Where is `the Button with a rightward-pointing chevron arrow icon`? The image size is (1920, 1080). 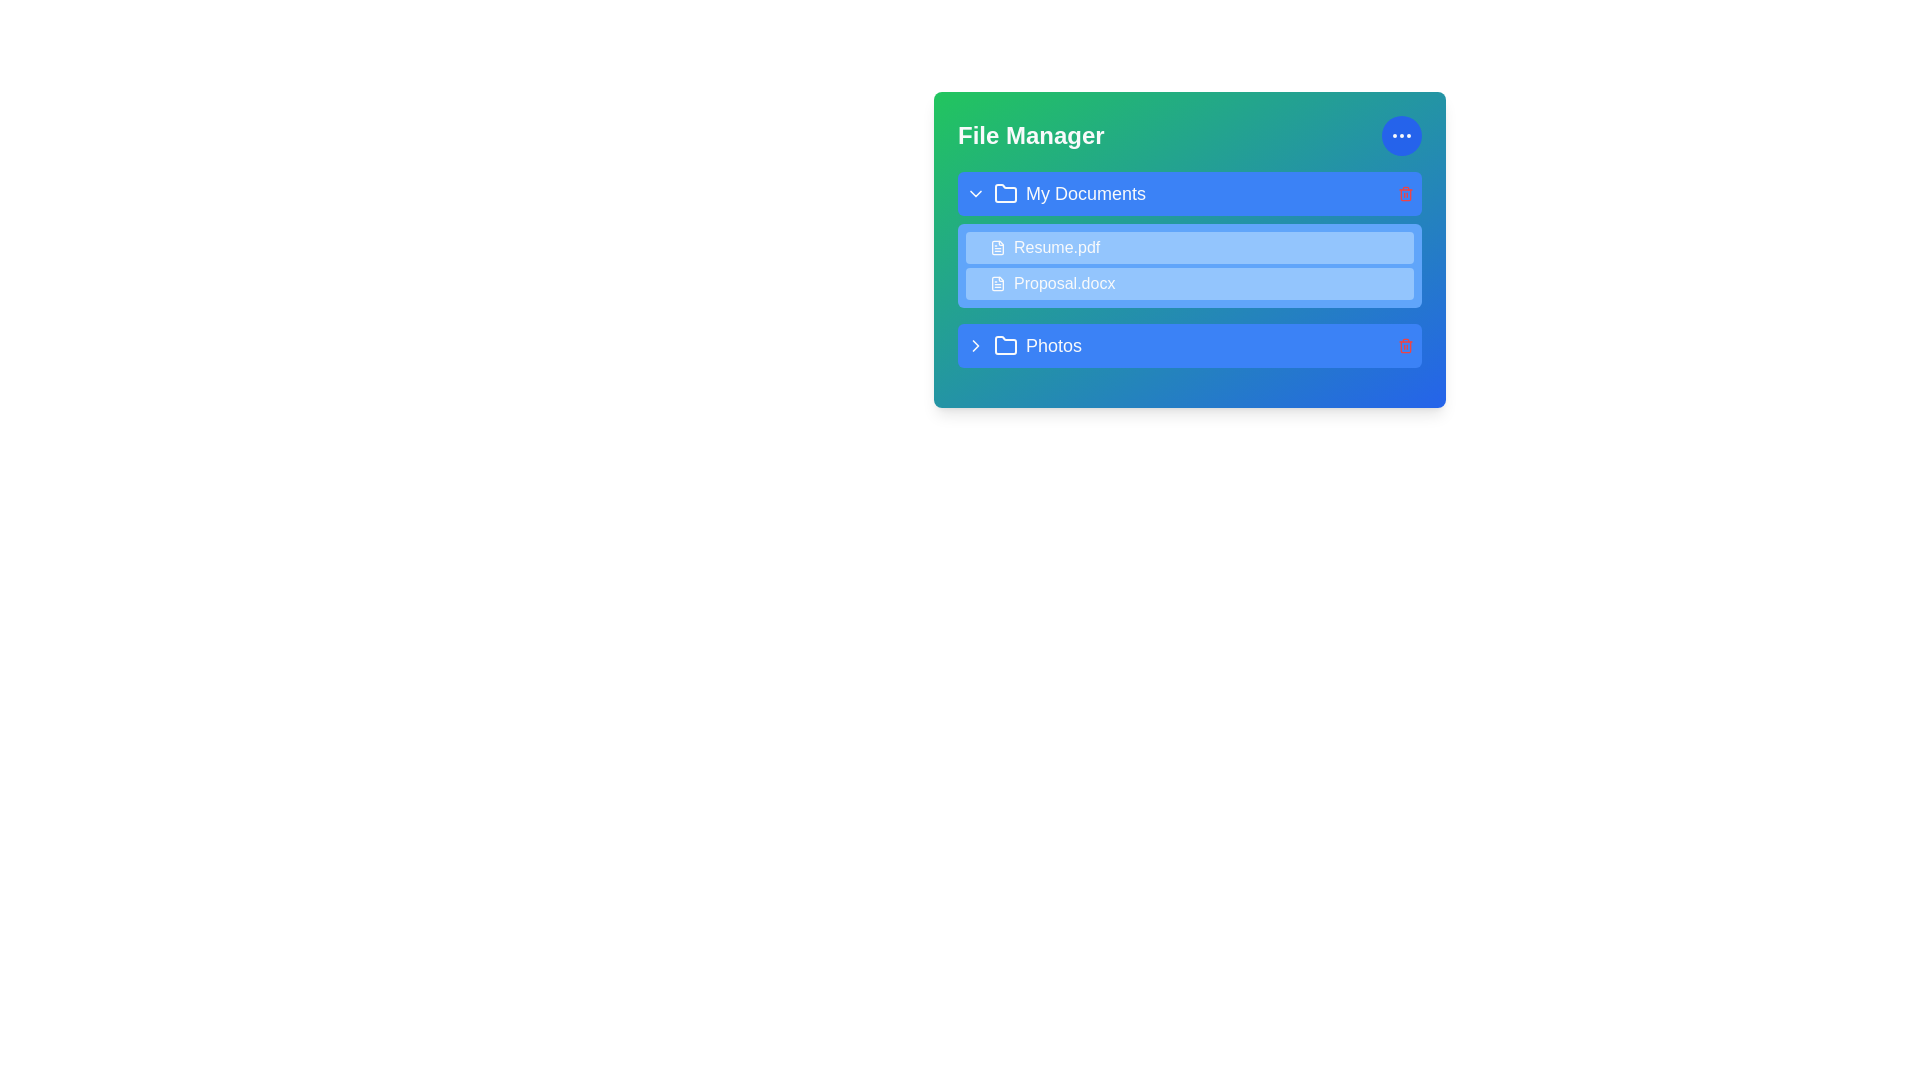
the Button with a rightward-pointing chevron arrow icon is located at coordinates (975, 345).